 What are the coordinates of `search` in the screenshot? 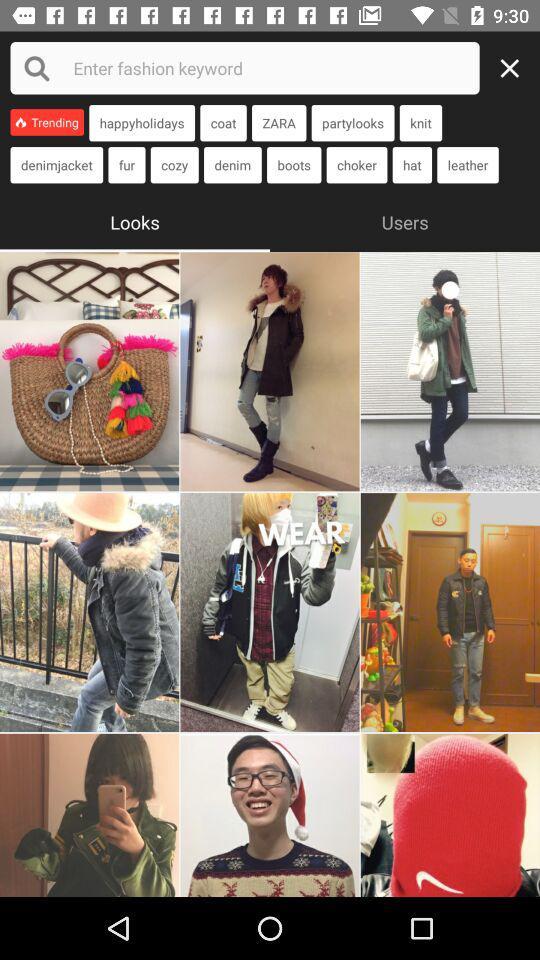 It's located at (245, 68).